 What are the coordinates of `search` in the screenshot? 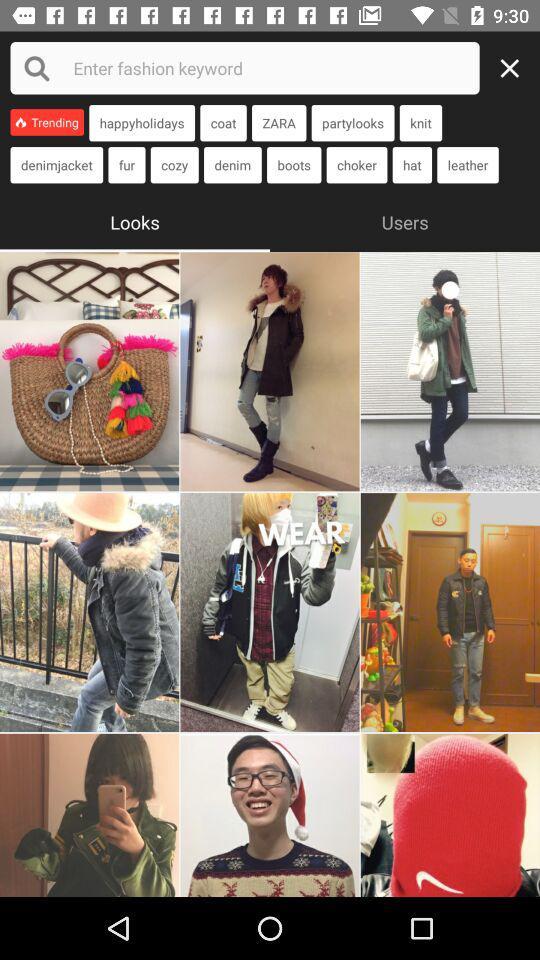 It's located at (245, 68).